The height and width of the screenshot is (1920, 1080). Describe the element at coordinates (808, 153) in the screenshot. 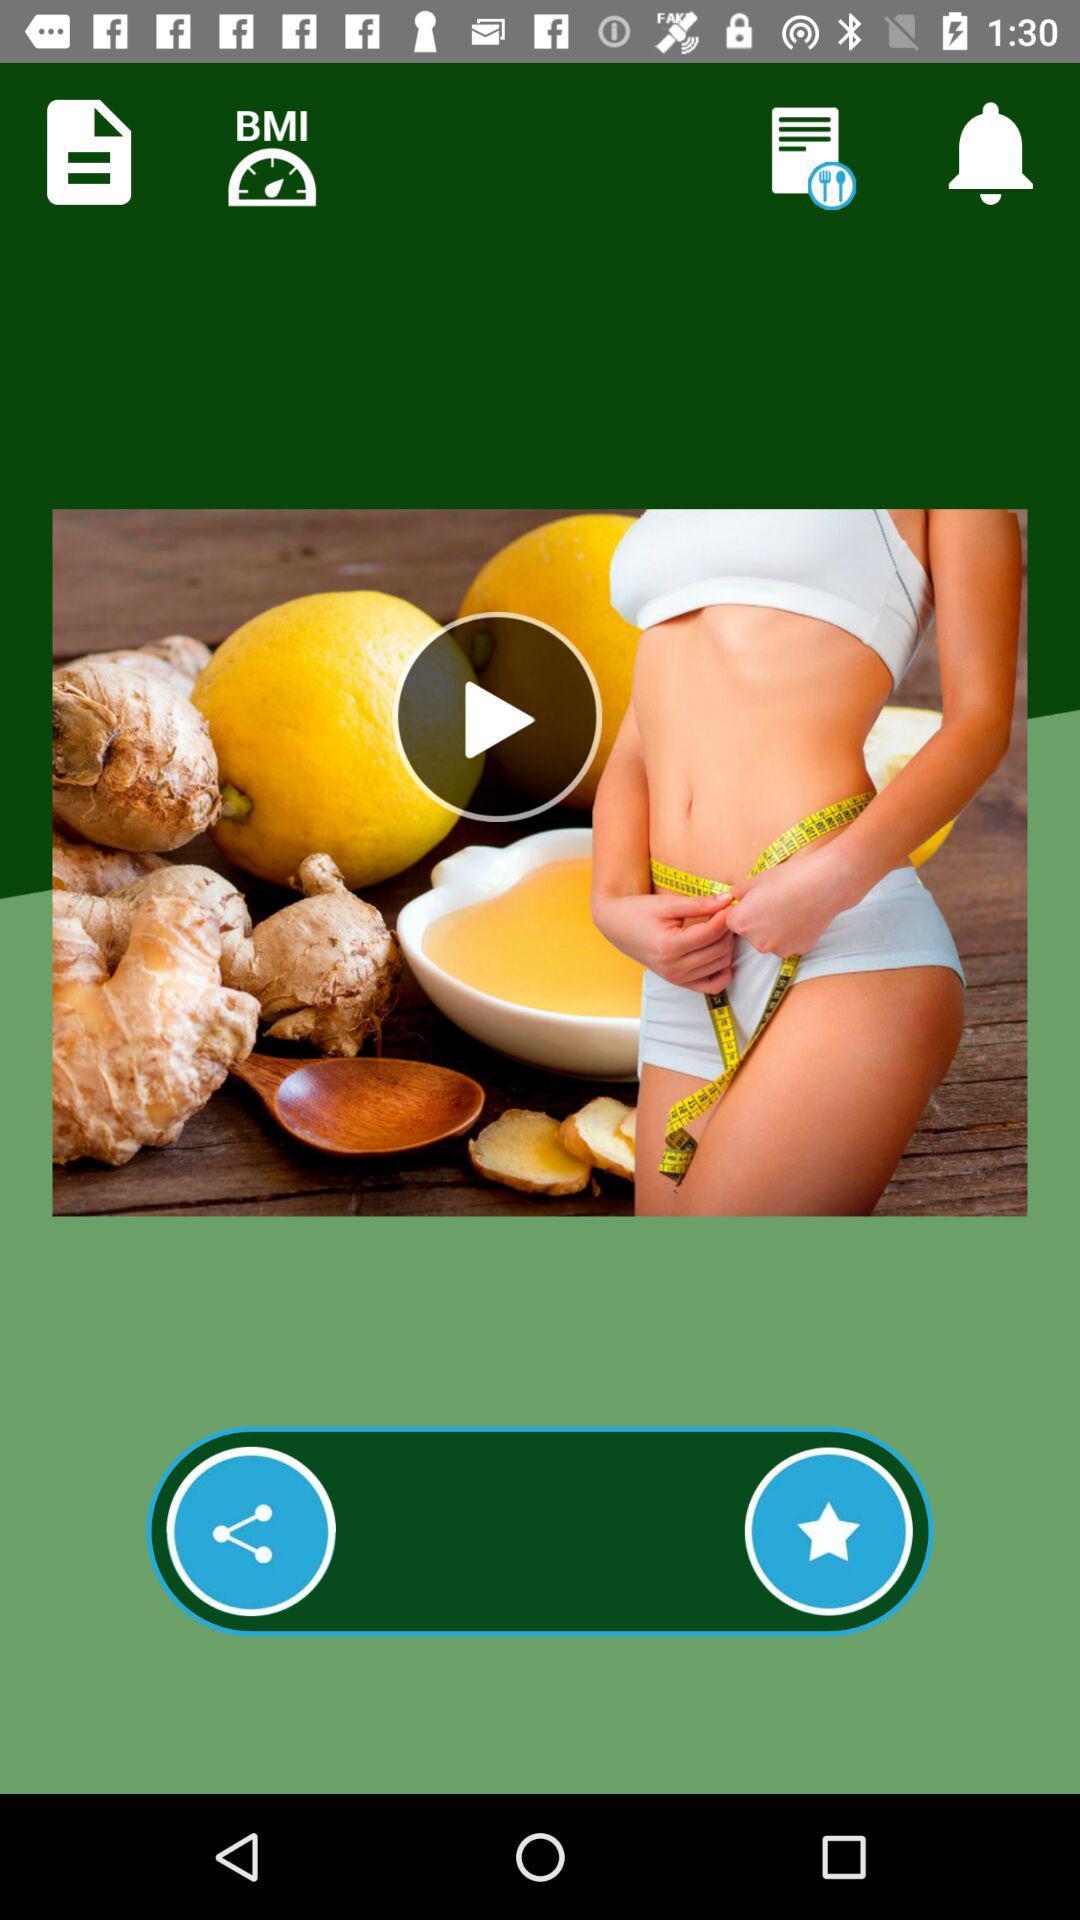

I see `open nutrition info` at that location.